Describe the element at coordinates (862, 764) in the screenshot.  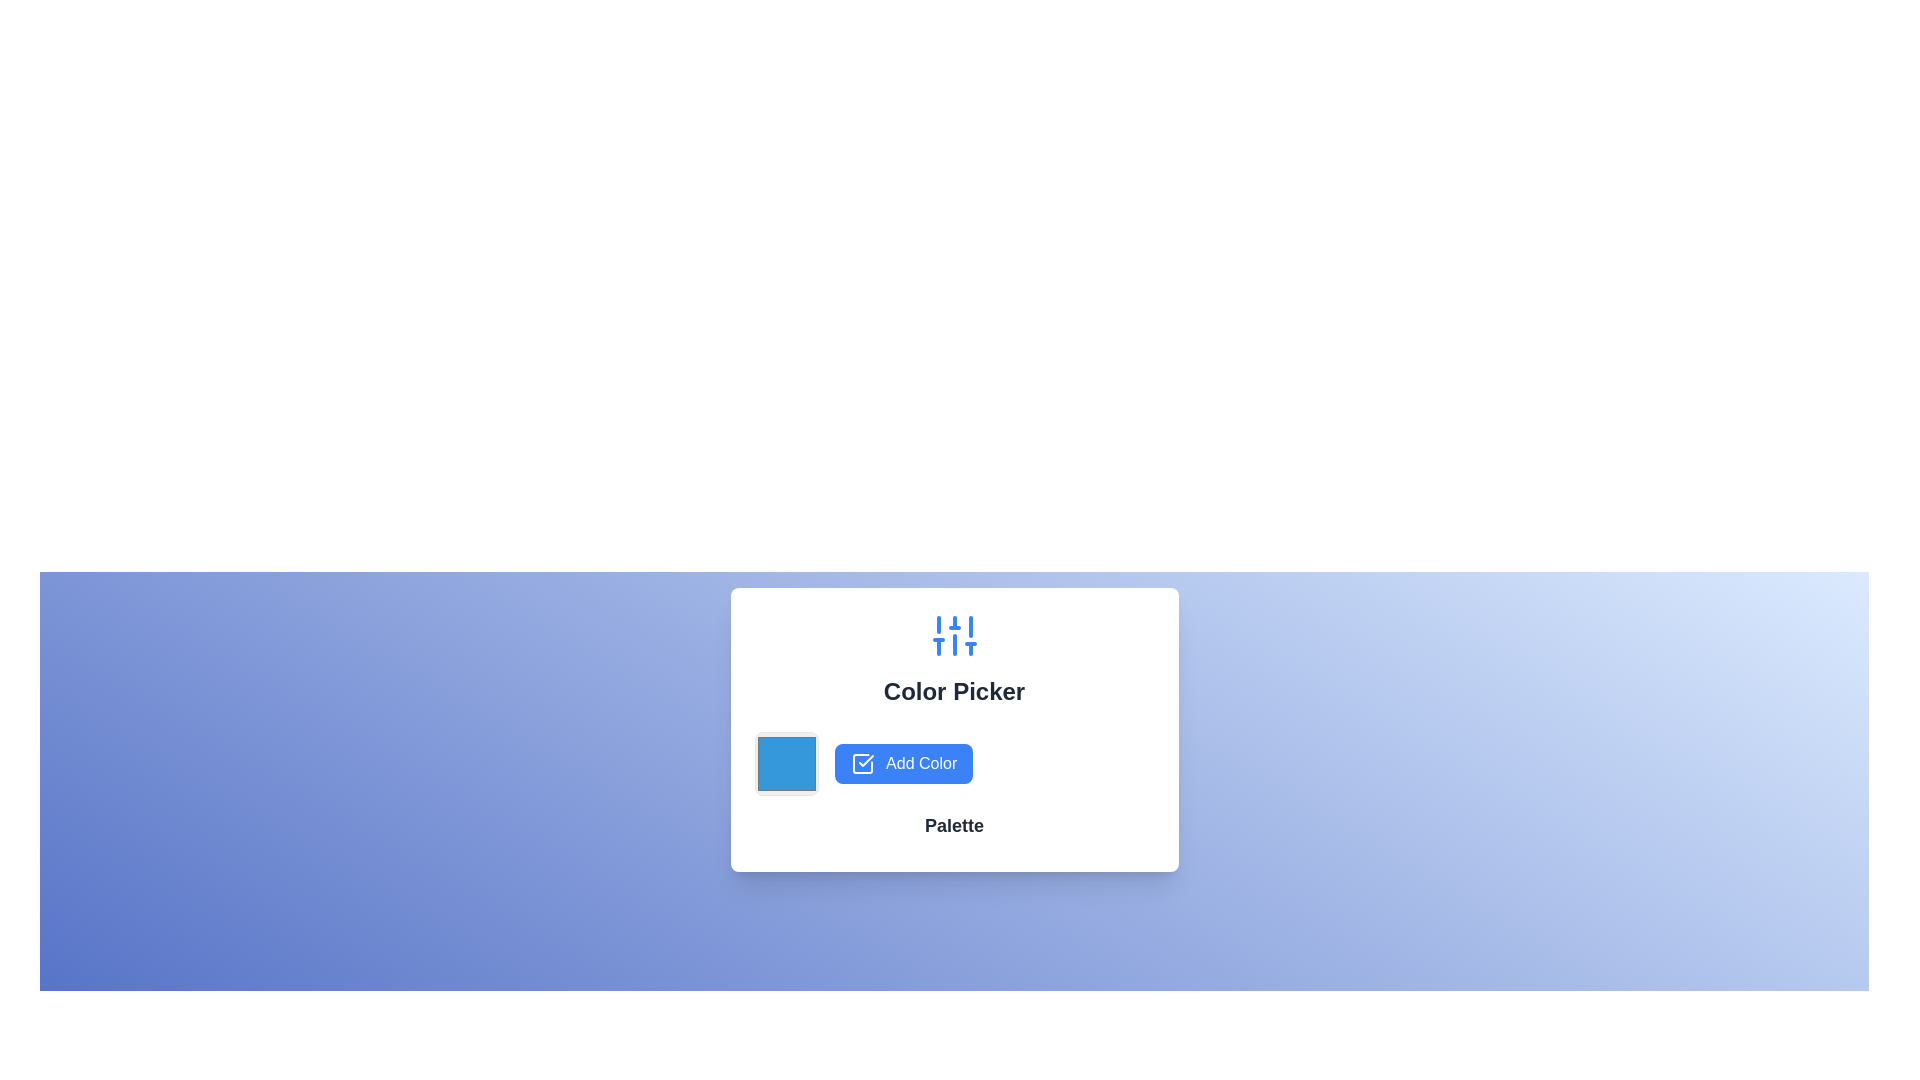
I see `the square-shaped icon with a blue stroke and checkmark that is located to the left of the 'Add Color' button` at that location.